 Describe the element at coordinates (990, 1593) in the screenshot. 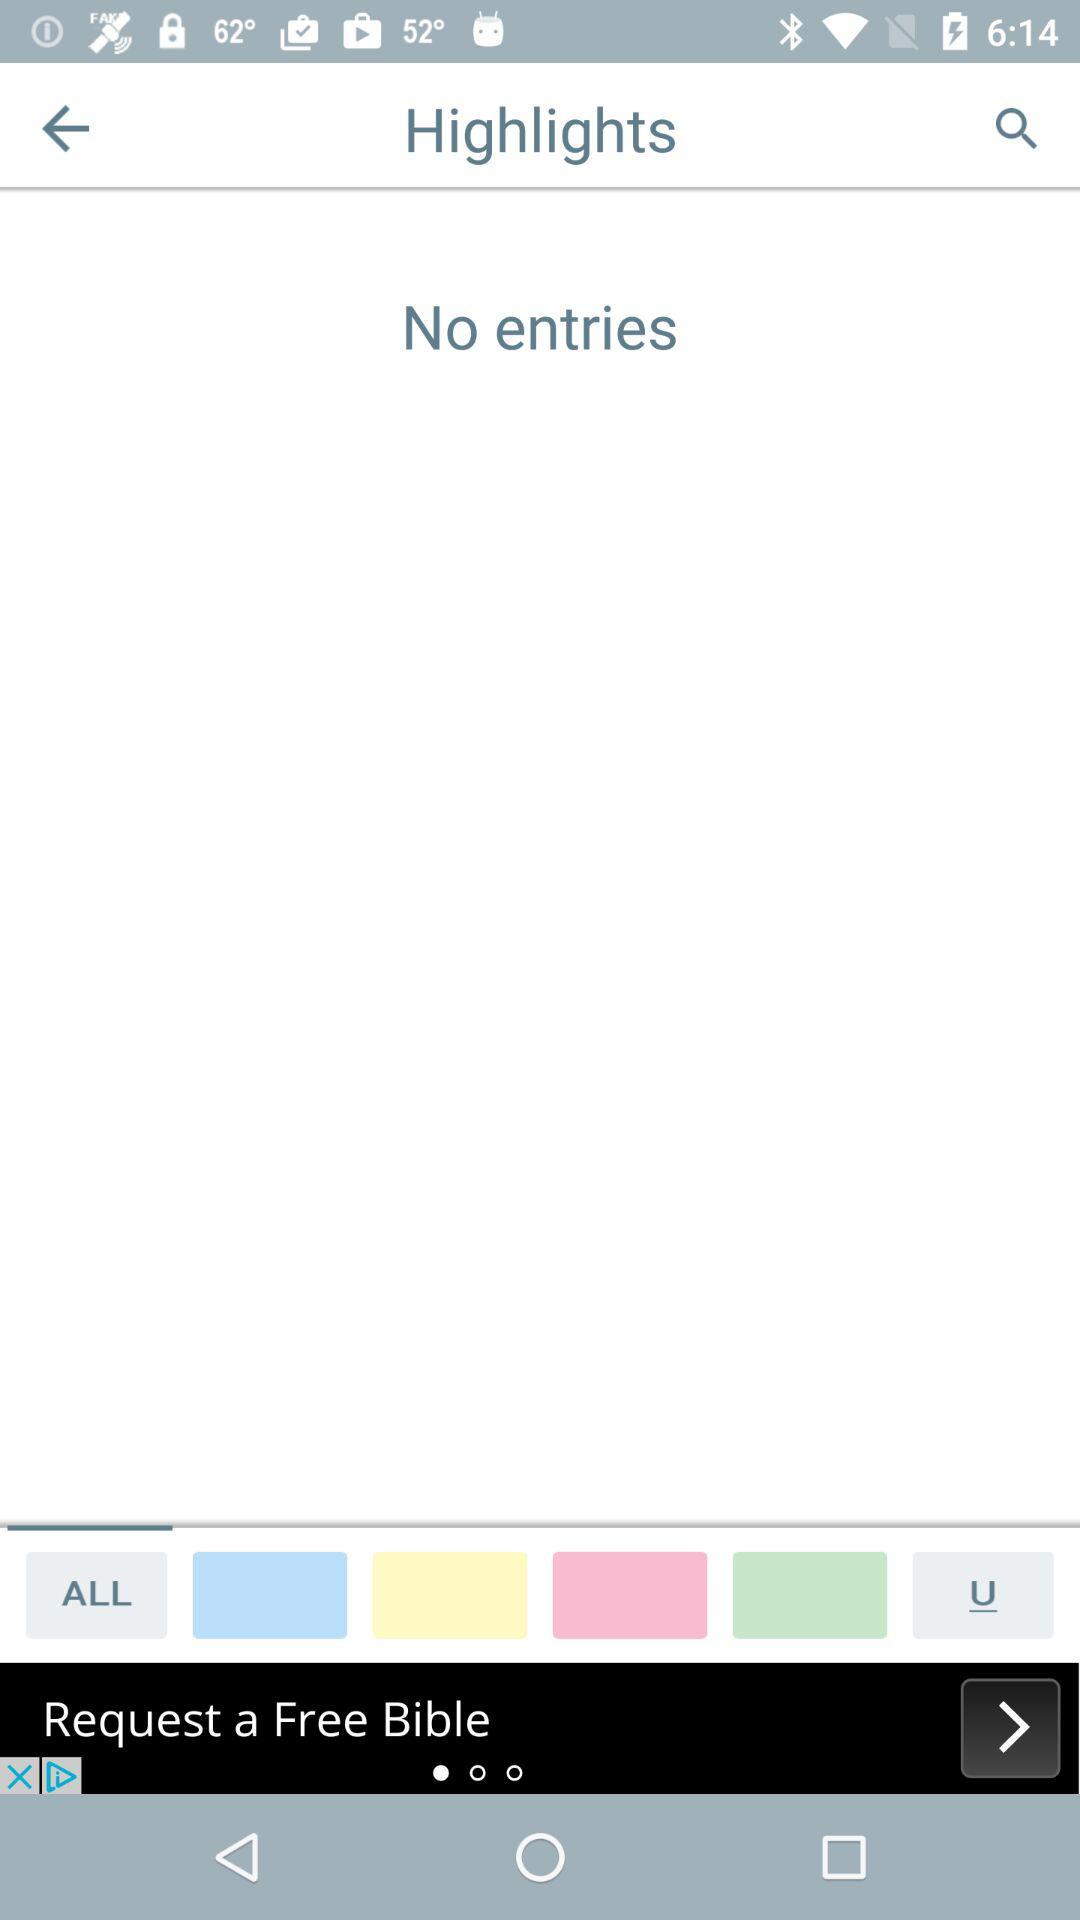

I see `underline text` at that location.